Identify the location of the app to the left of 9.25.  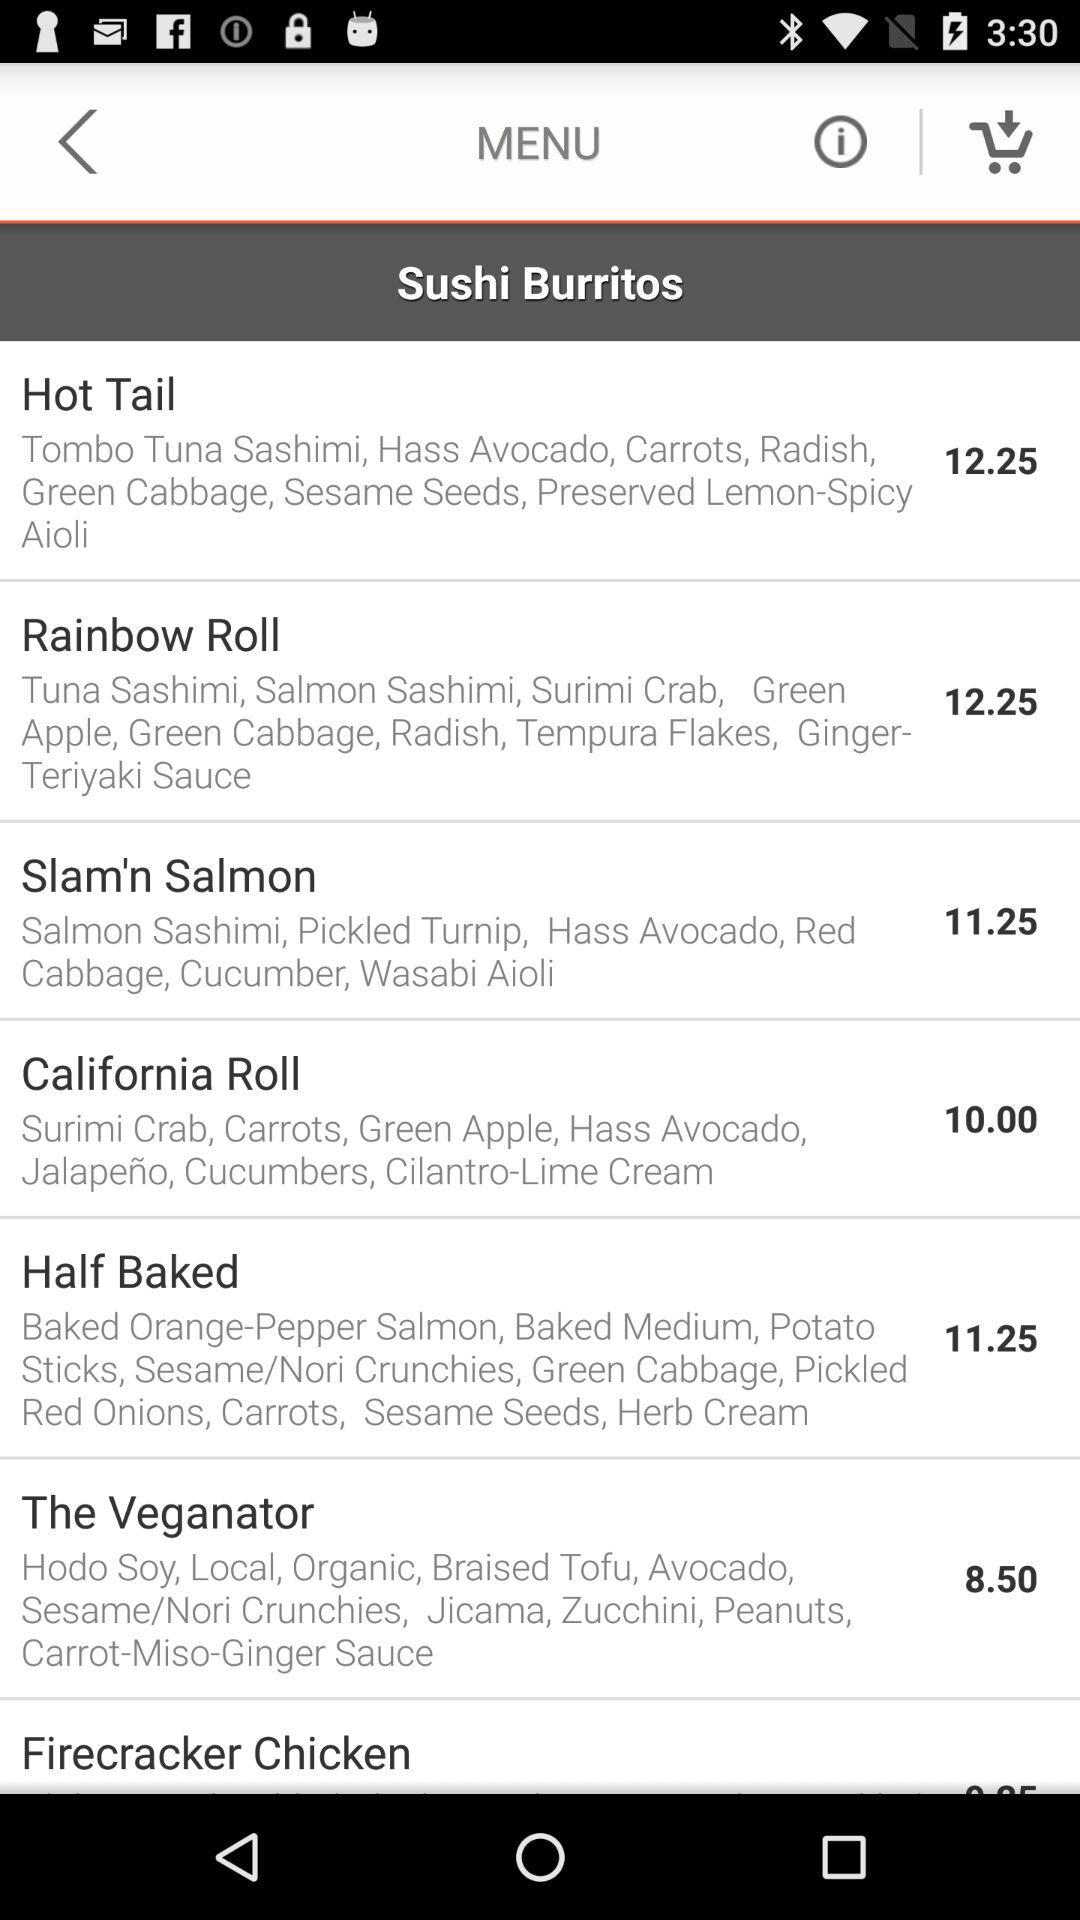
(482, 1750).